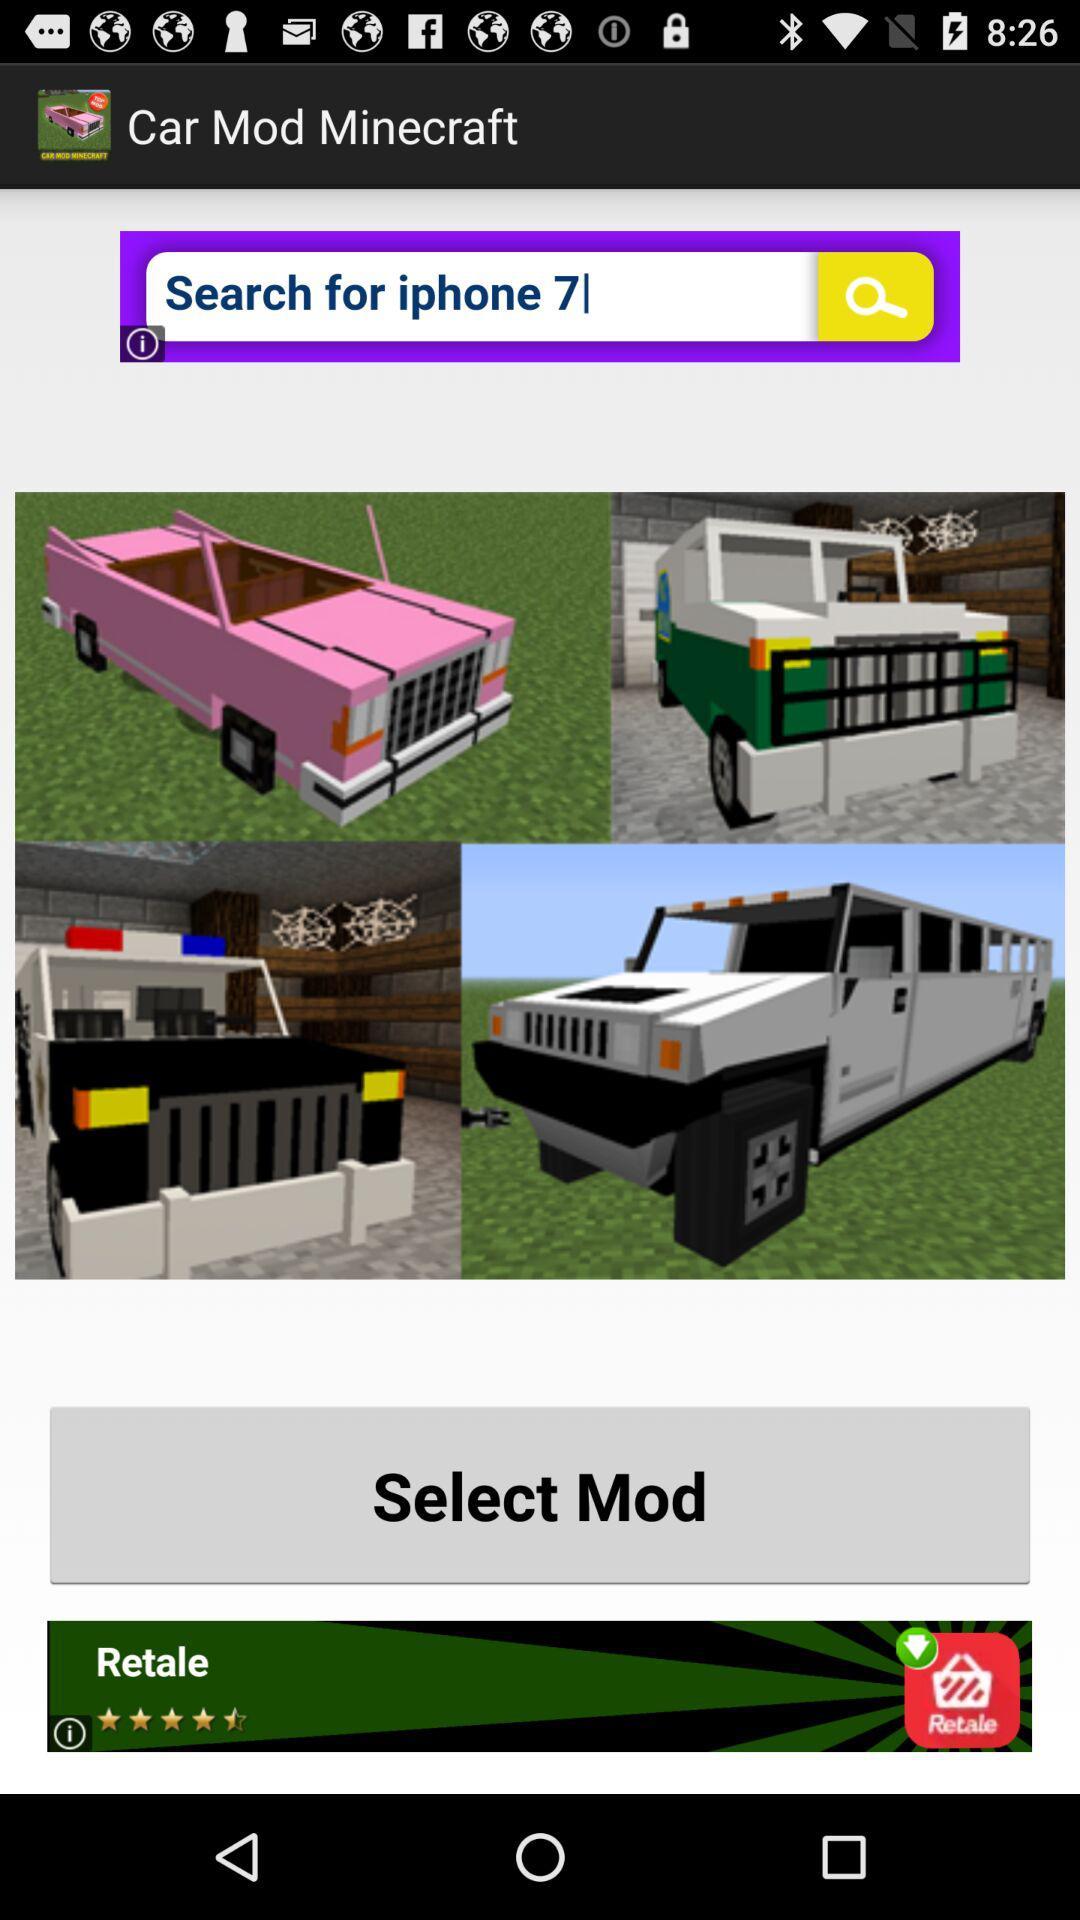  I want to click on opens up a app in the store, so click(538, 1685).